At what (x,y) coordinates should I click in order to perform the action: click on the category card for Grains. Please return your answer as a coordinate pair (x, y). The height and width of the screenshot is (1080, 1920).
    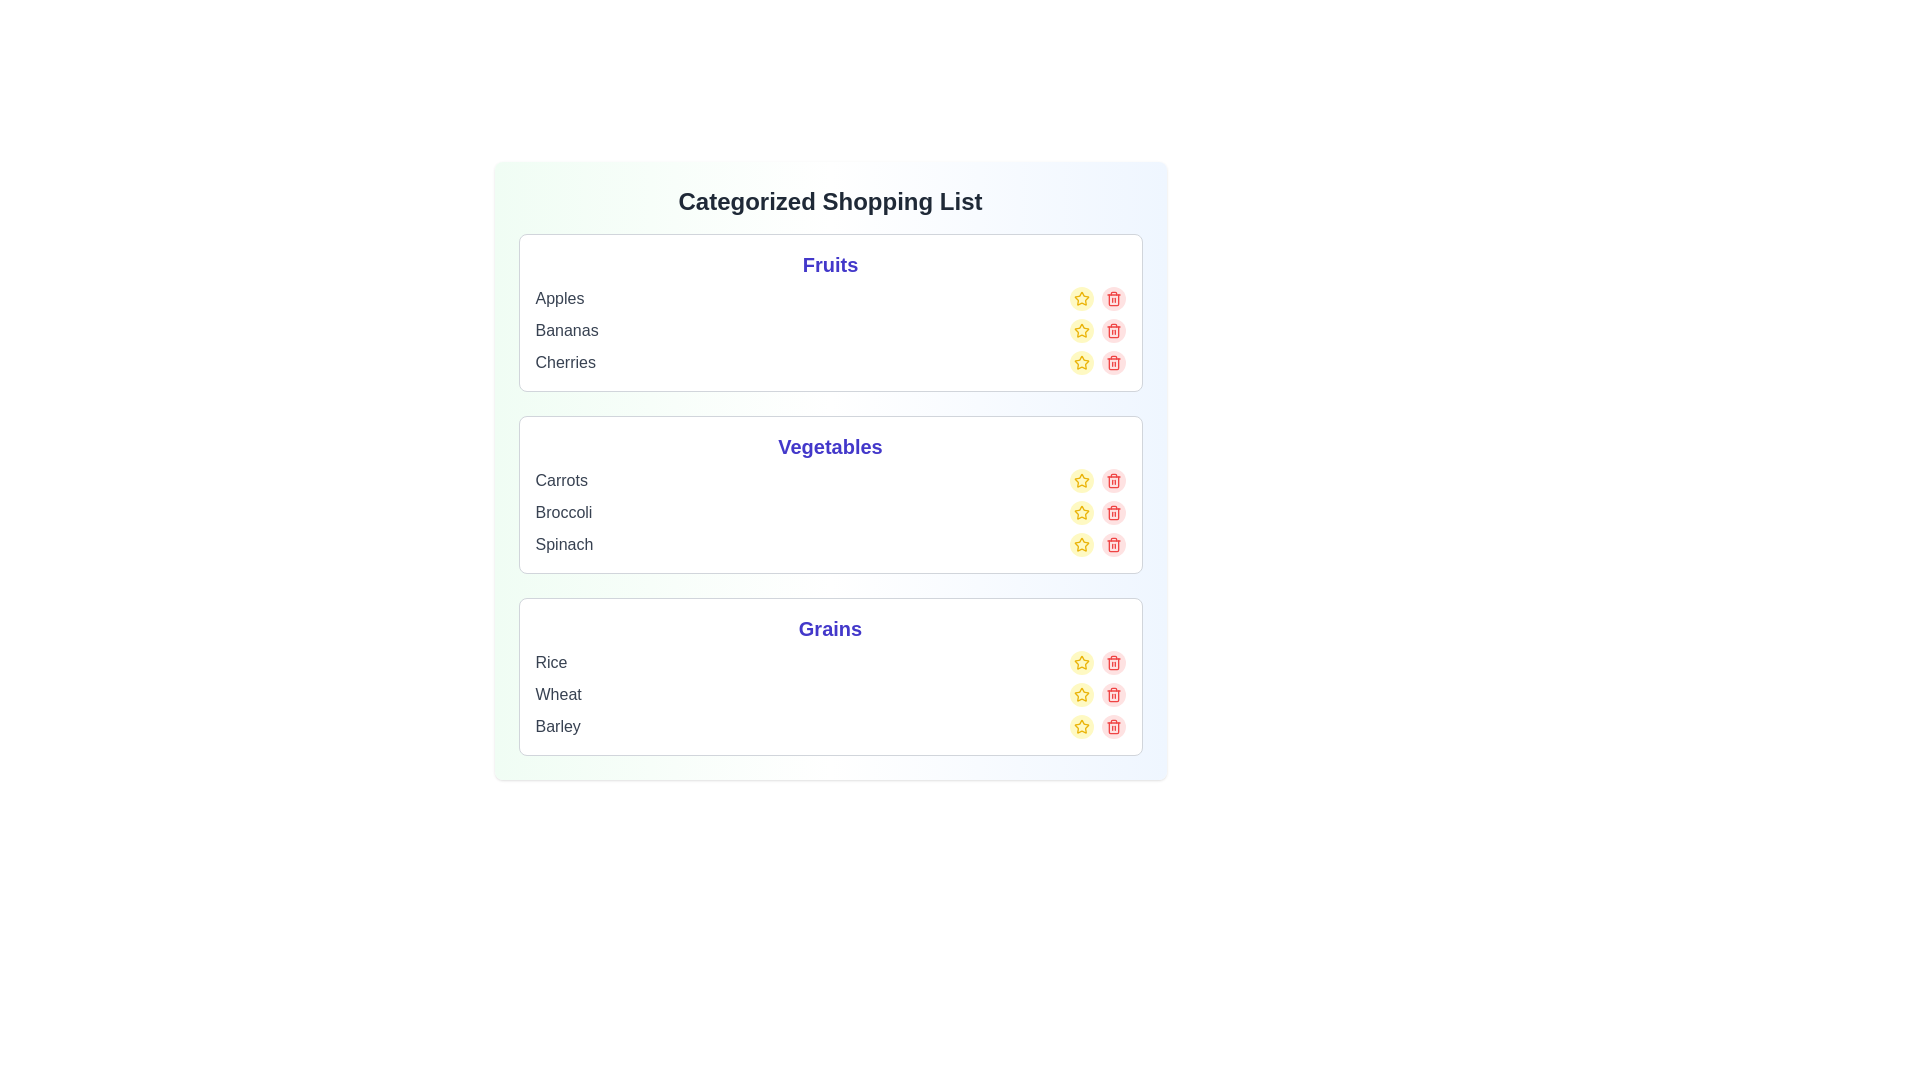
    Looking at the image, I should click on (830, 676).